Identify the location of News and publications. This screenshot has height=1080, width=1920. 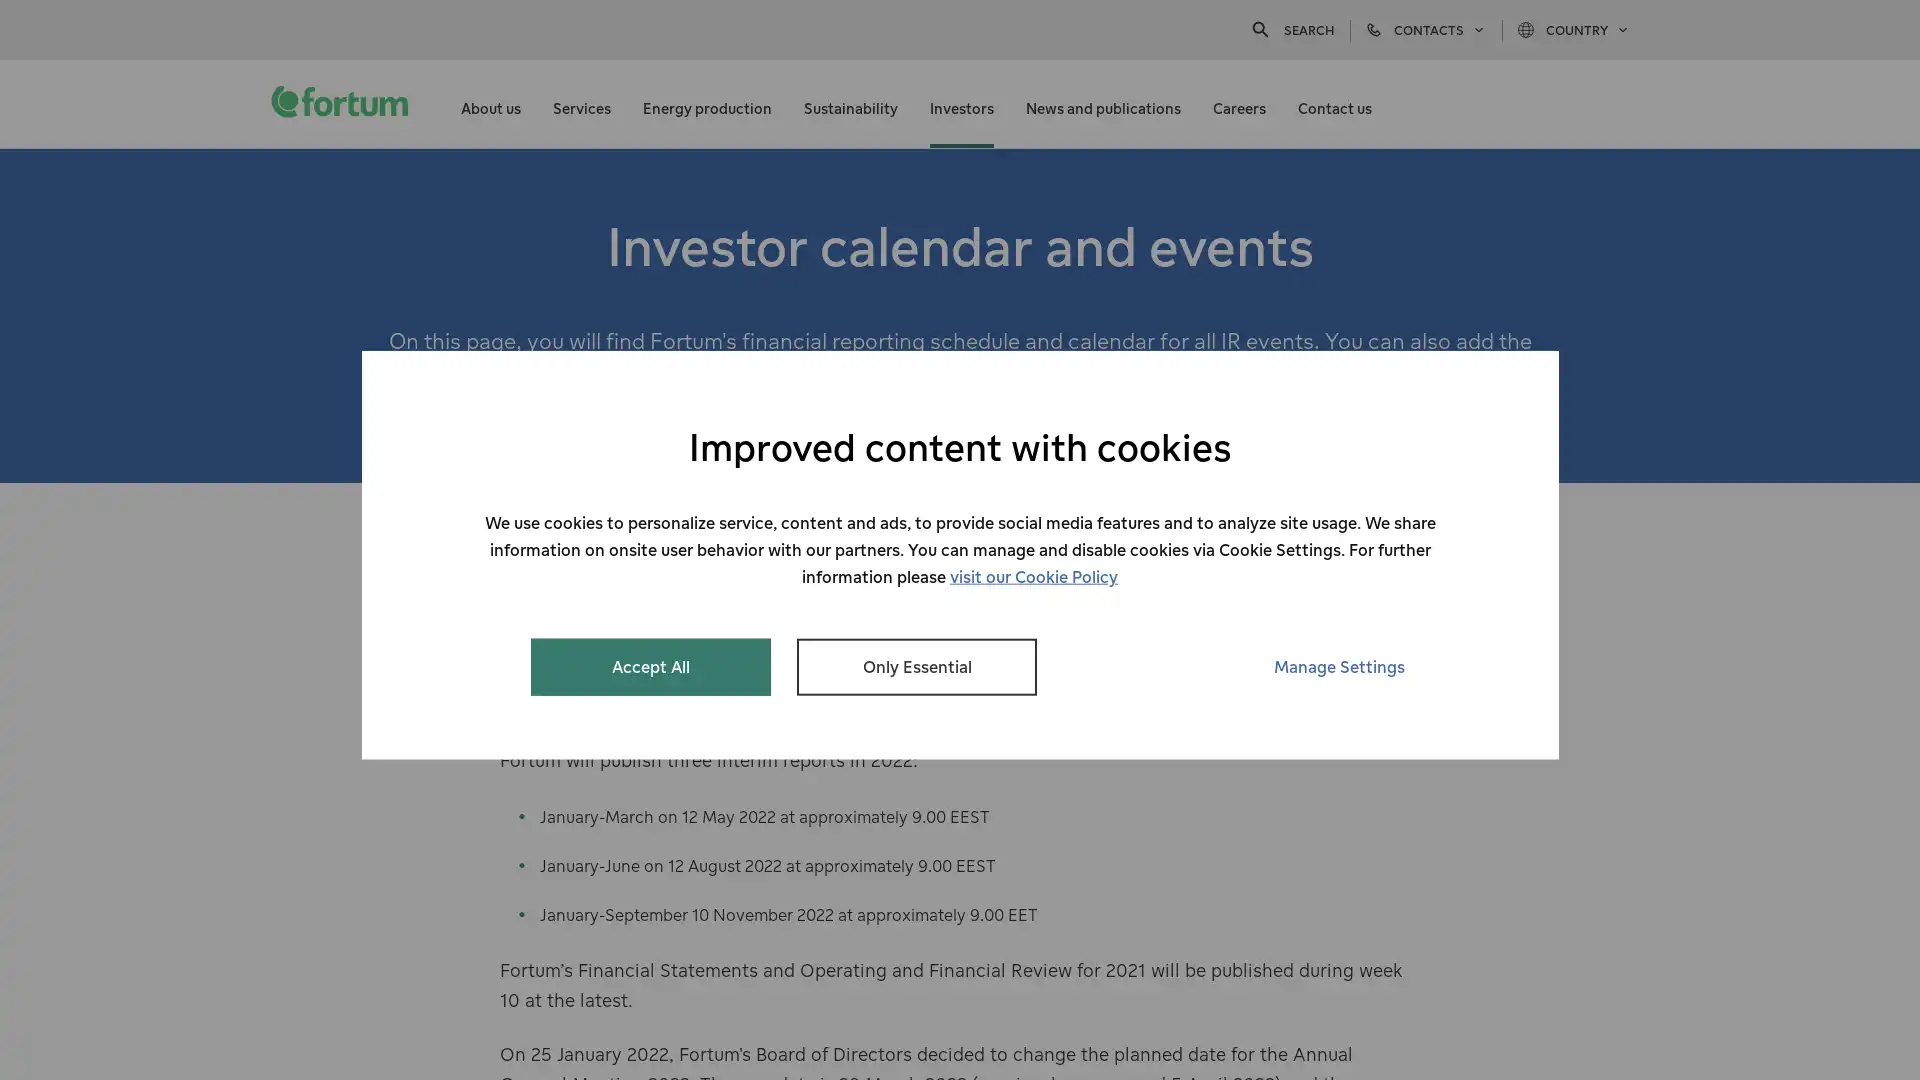
(1102, 104).